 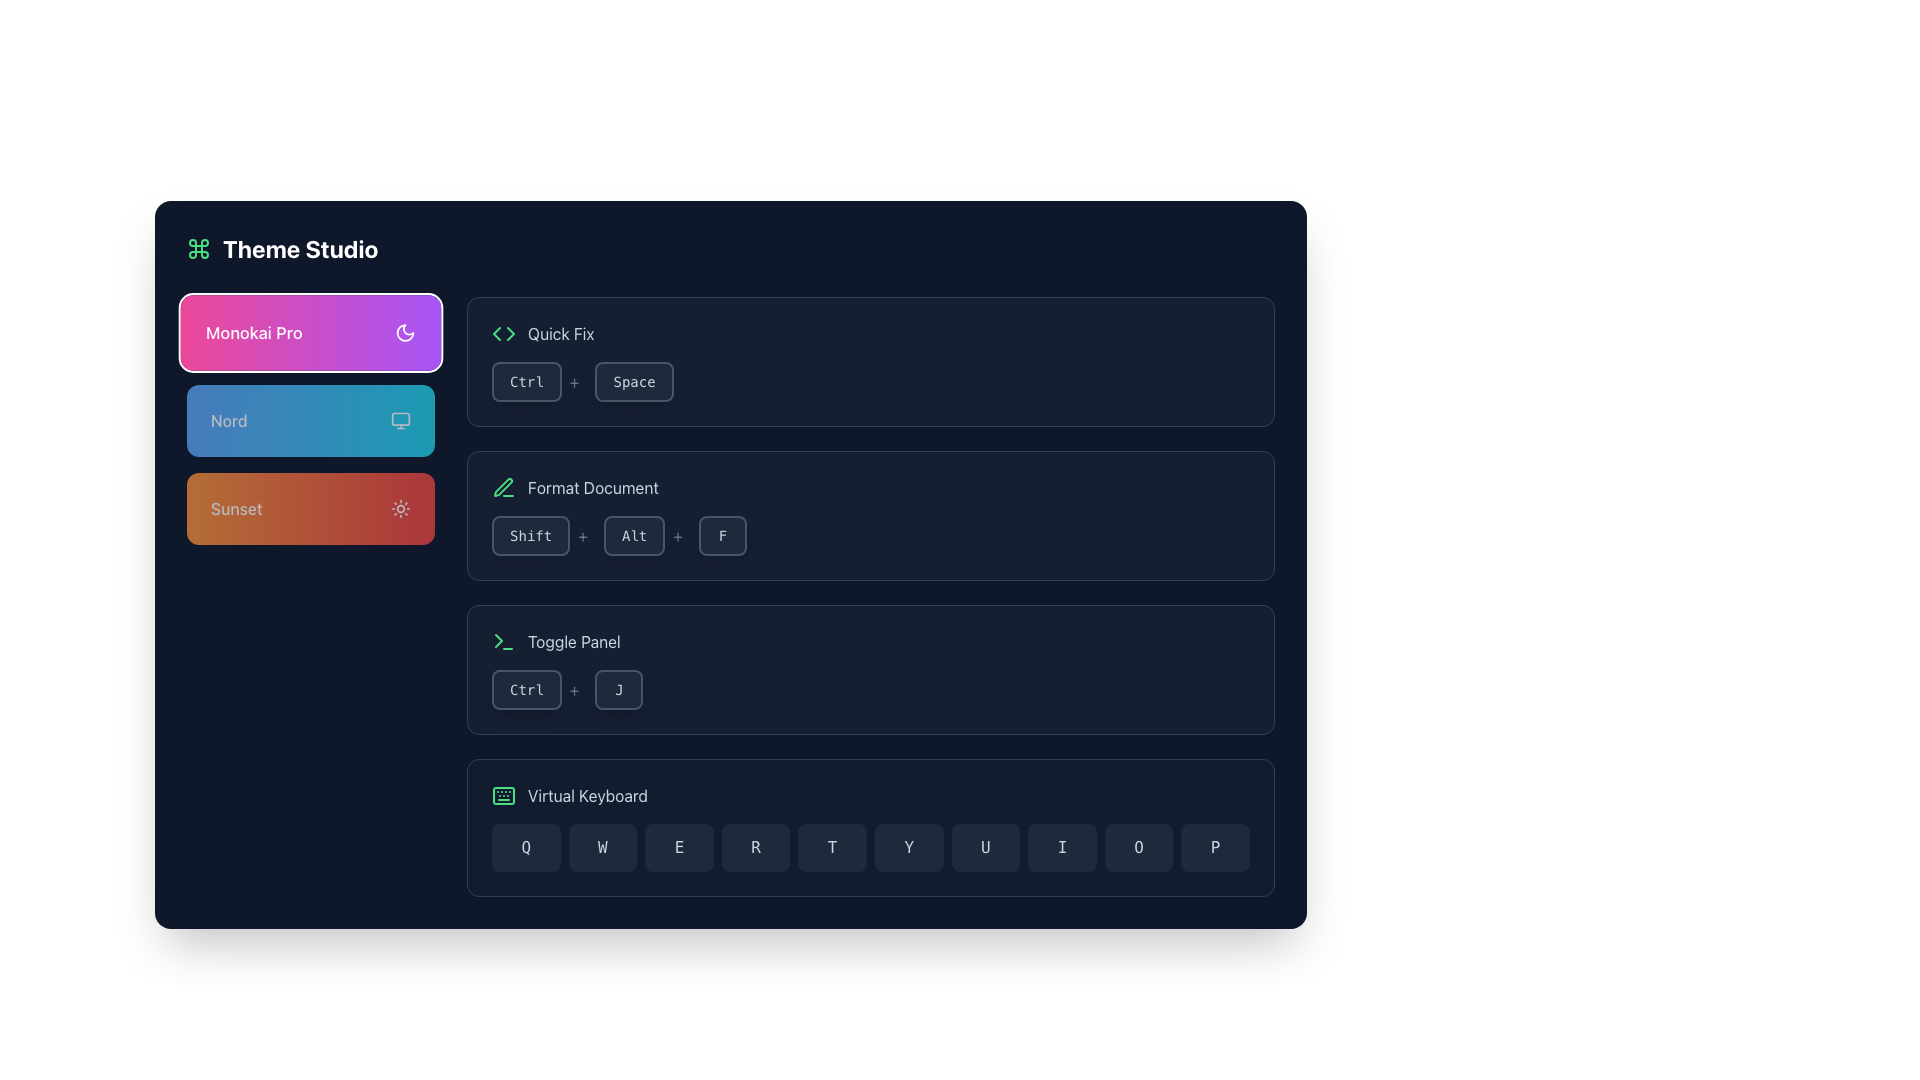 What do you see at coordinates (592, 488) in the screenshot?
I see `text label 'Format Document' which is light gray and located next to a green pencil icon in the top-central part of the panel` at bounding box center [592, 488].